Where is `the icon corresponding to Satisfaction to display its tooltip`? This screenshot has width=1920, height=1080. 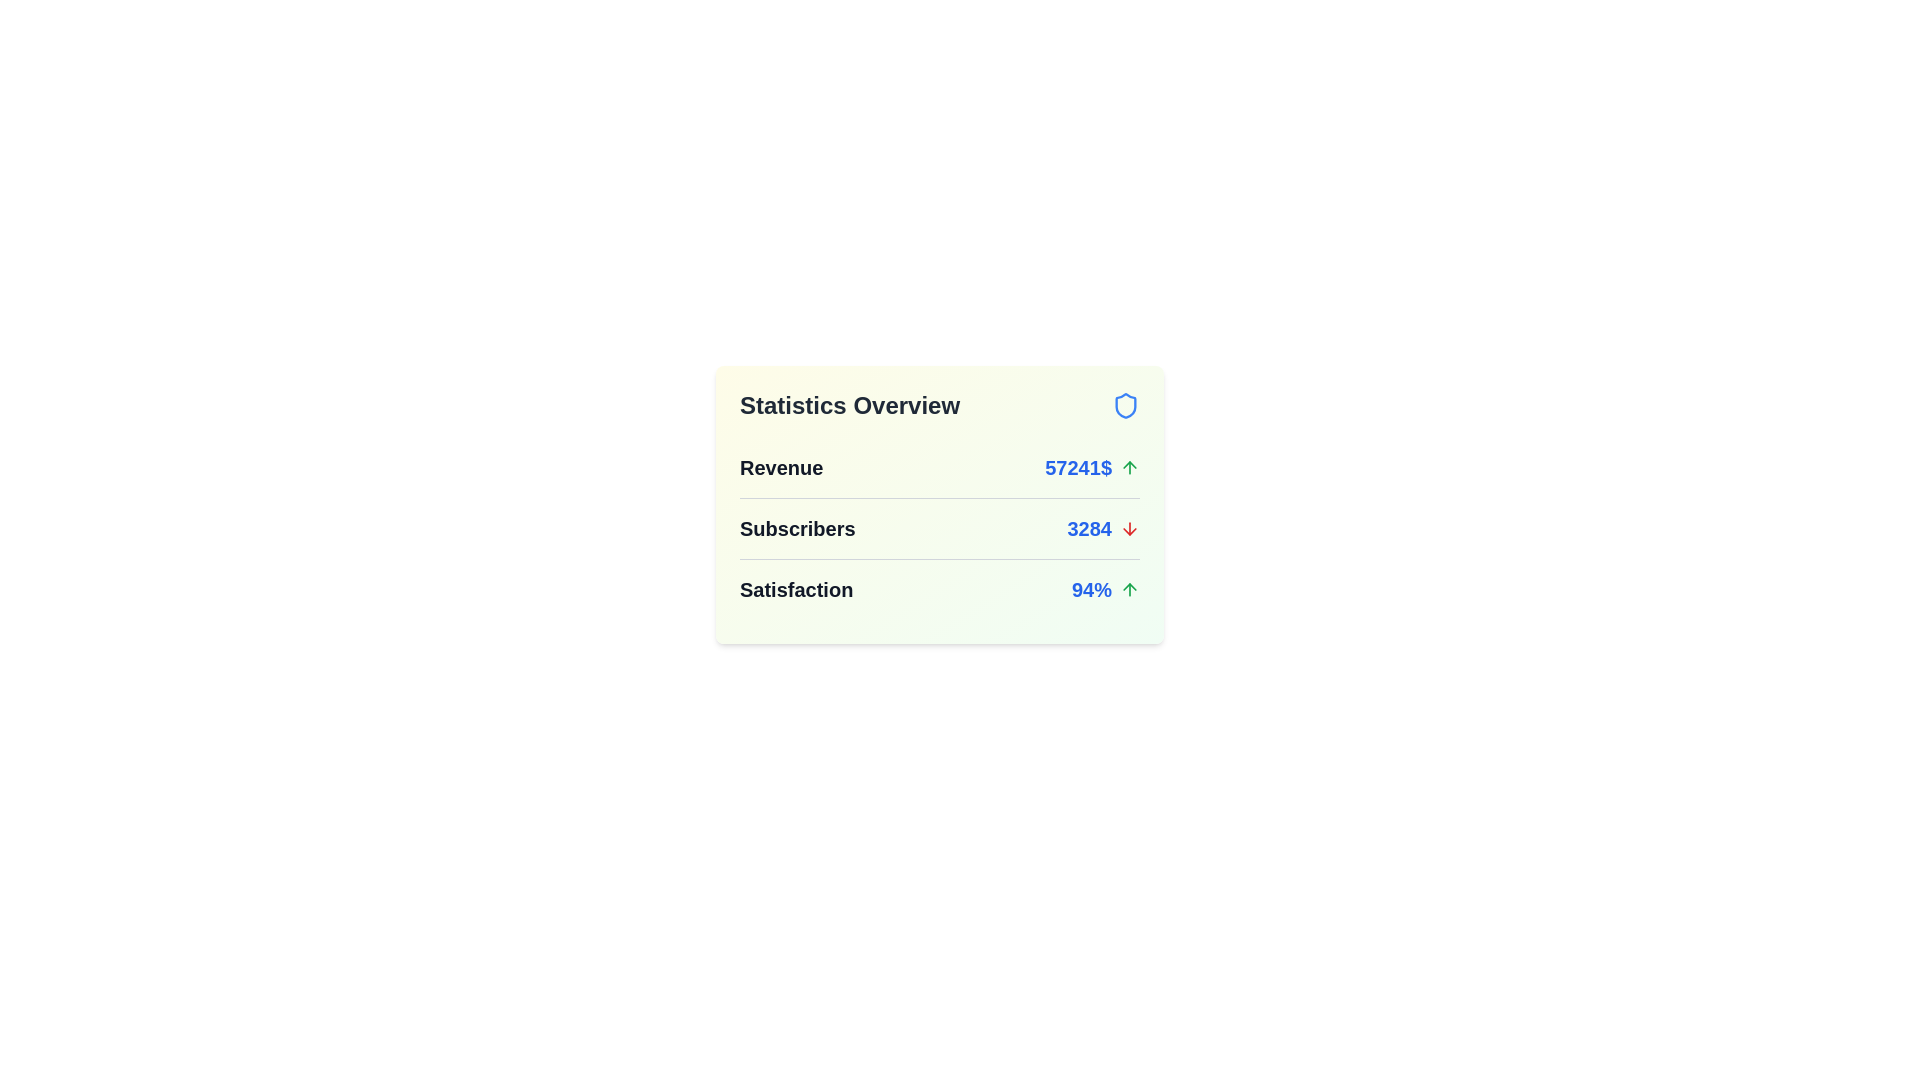 the icon corresponding to Satisfaction to display its tooltip is located at coordinates (1129, 589).